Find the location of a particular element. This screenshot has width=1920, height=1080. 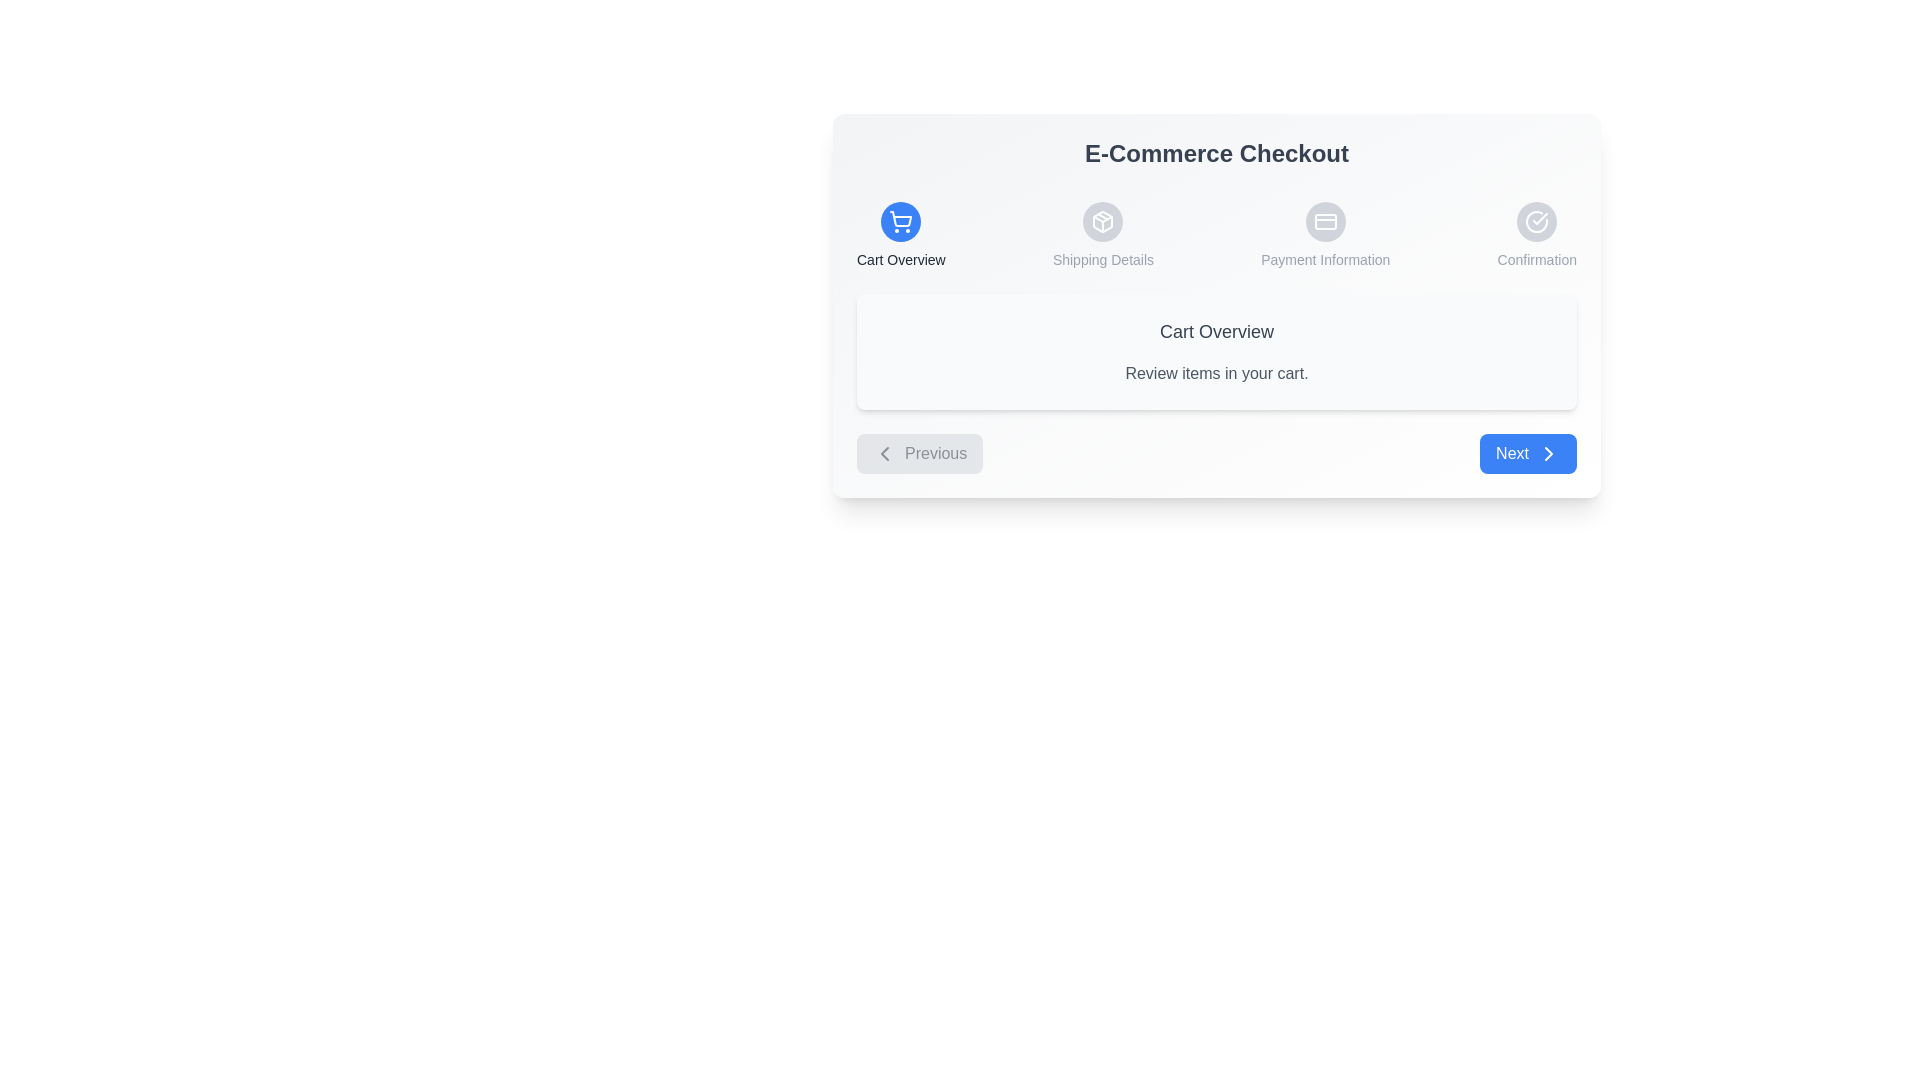

the circular button with a light gray background and a white credit card symbol, which is the third button in the horizontal sequence of checkout steps is located at coordinates (1325, 222).